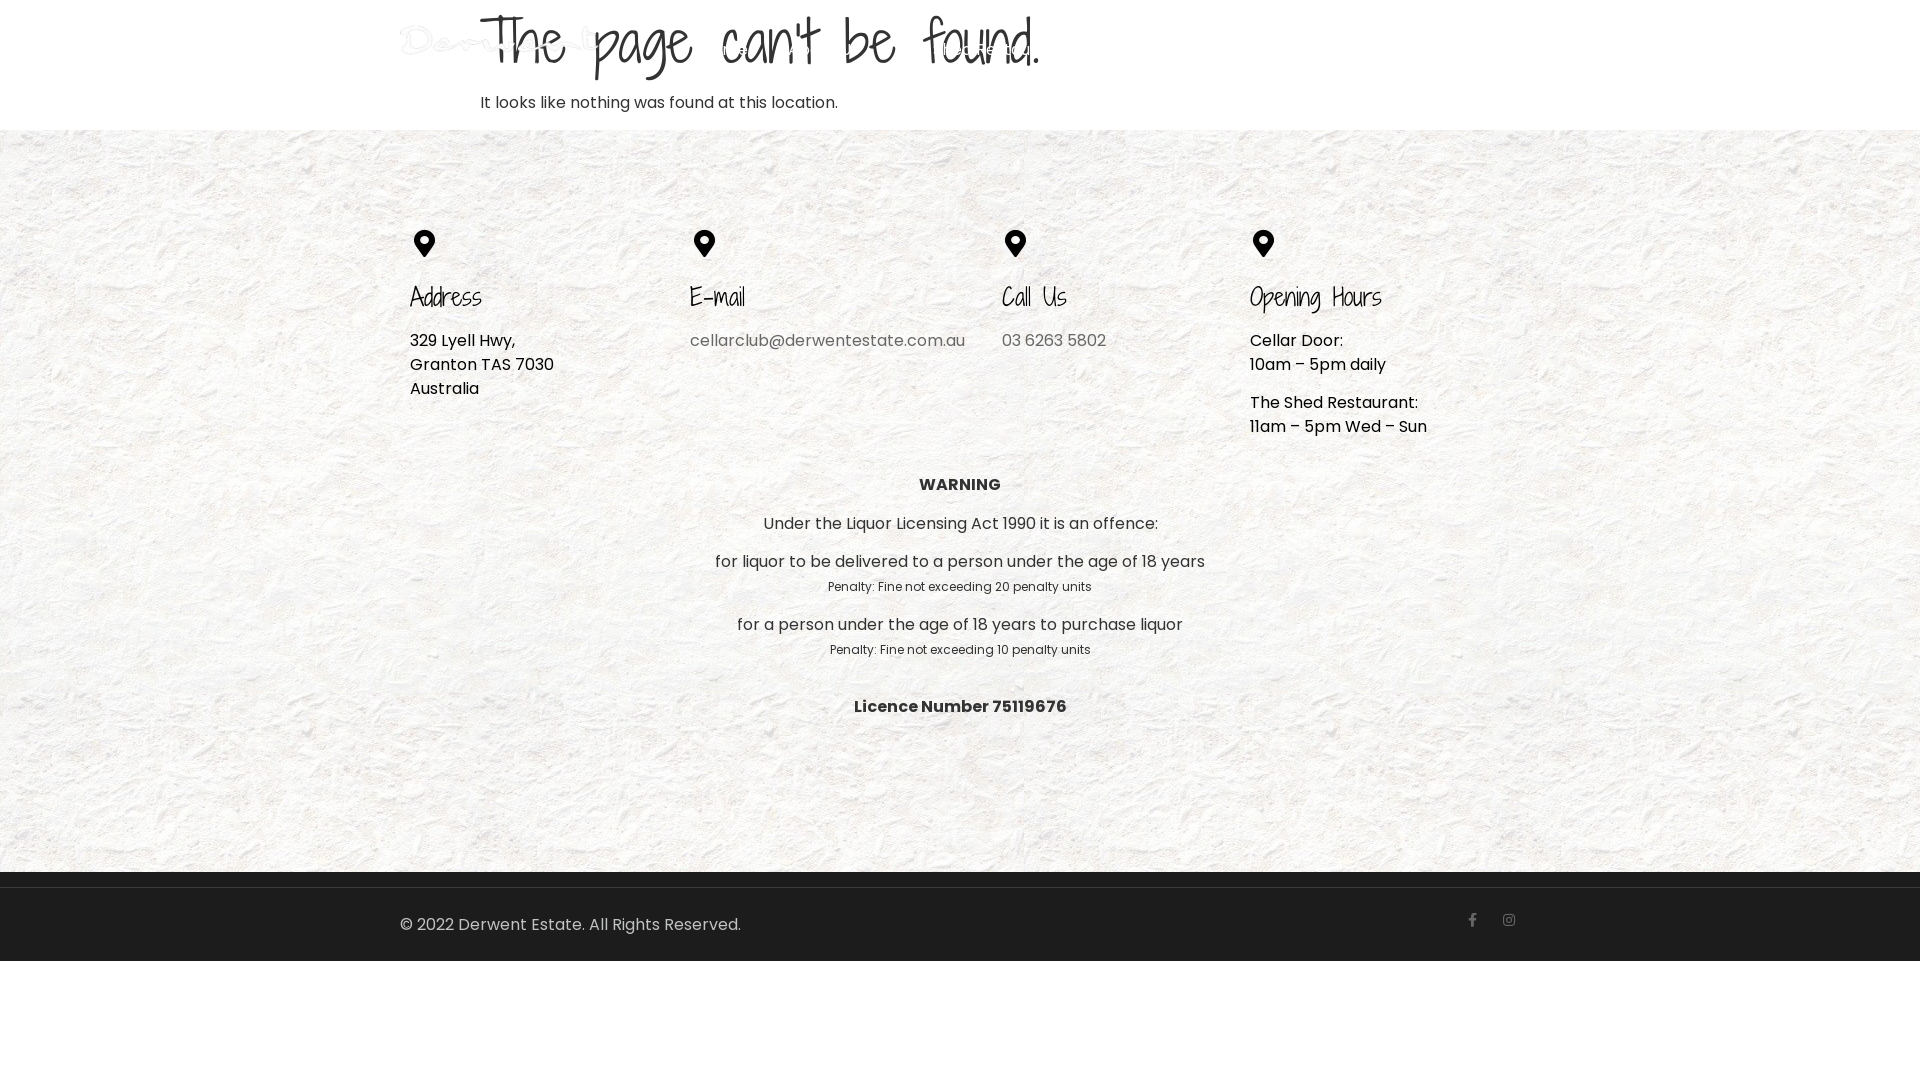 This screenshot has width=1920, height=1080. Describe the element at coordinates (1419, 49) in the screenshot. I see `'Cart'` at that location.